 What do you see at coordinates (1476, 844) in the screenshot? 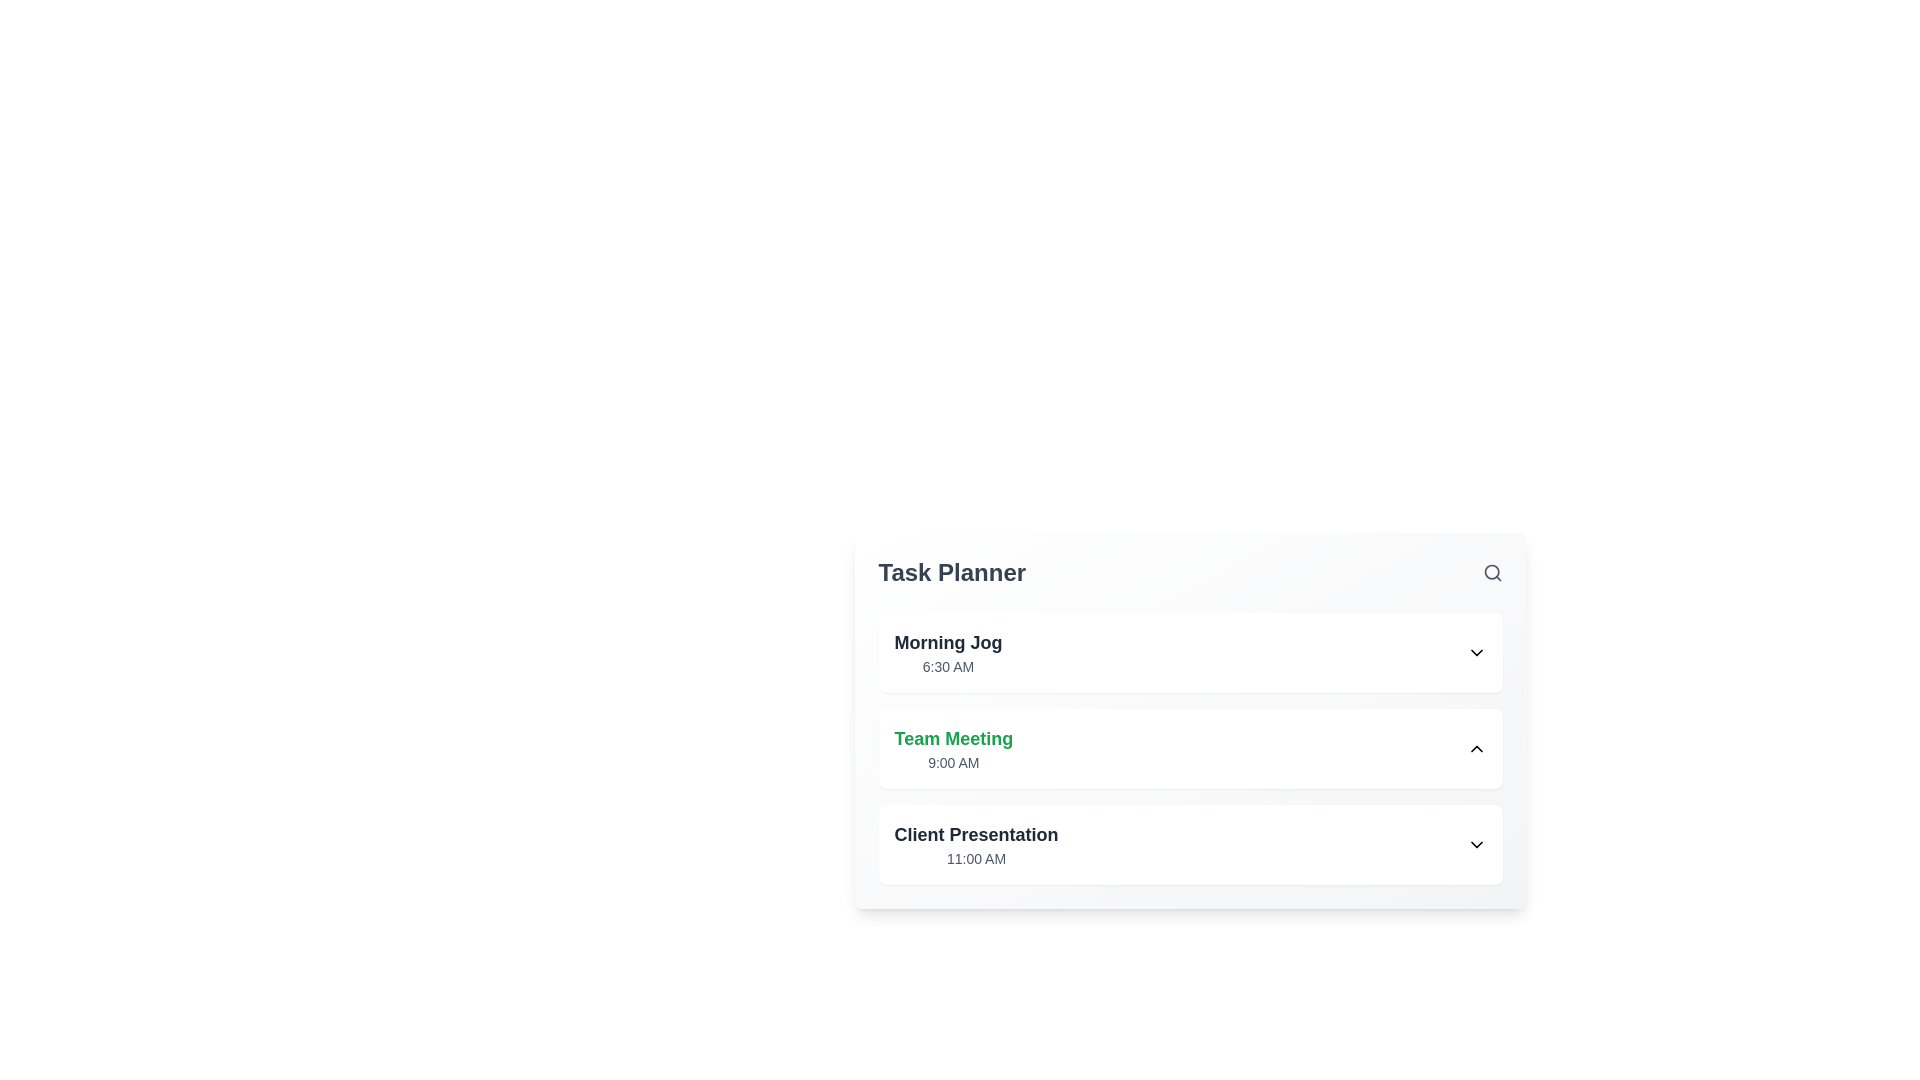
I see `the button to mark the task 'Client Presentation at 11:00 AM' as completed` at bounding box center [1476, 844].